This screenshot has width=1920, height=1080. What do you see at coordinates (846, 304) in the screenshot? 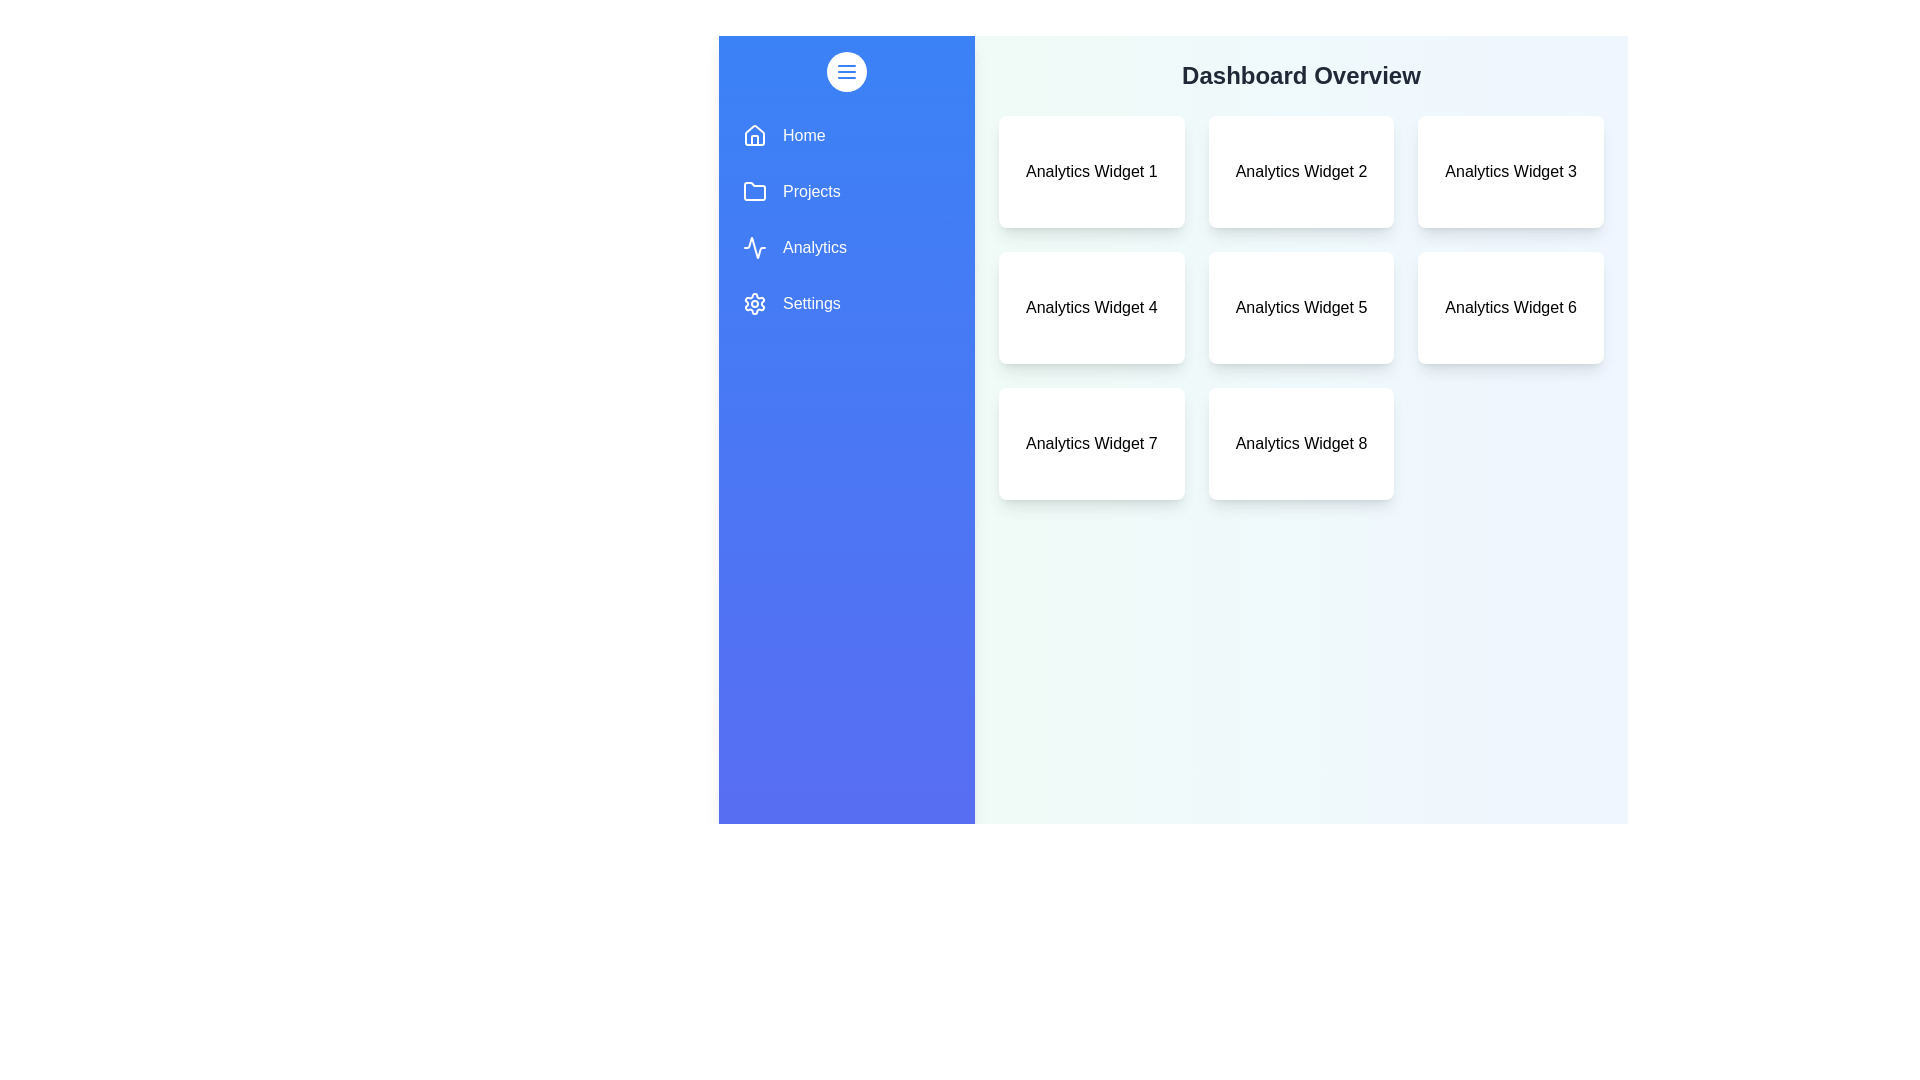
I see `the menu item Settings from the drawer menu` at bounding box center [846, 304].